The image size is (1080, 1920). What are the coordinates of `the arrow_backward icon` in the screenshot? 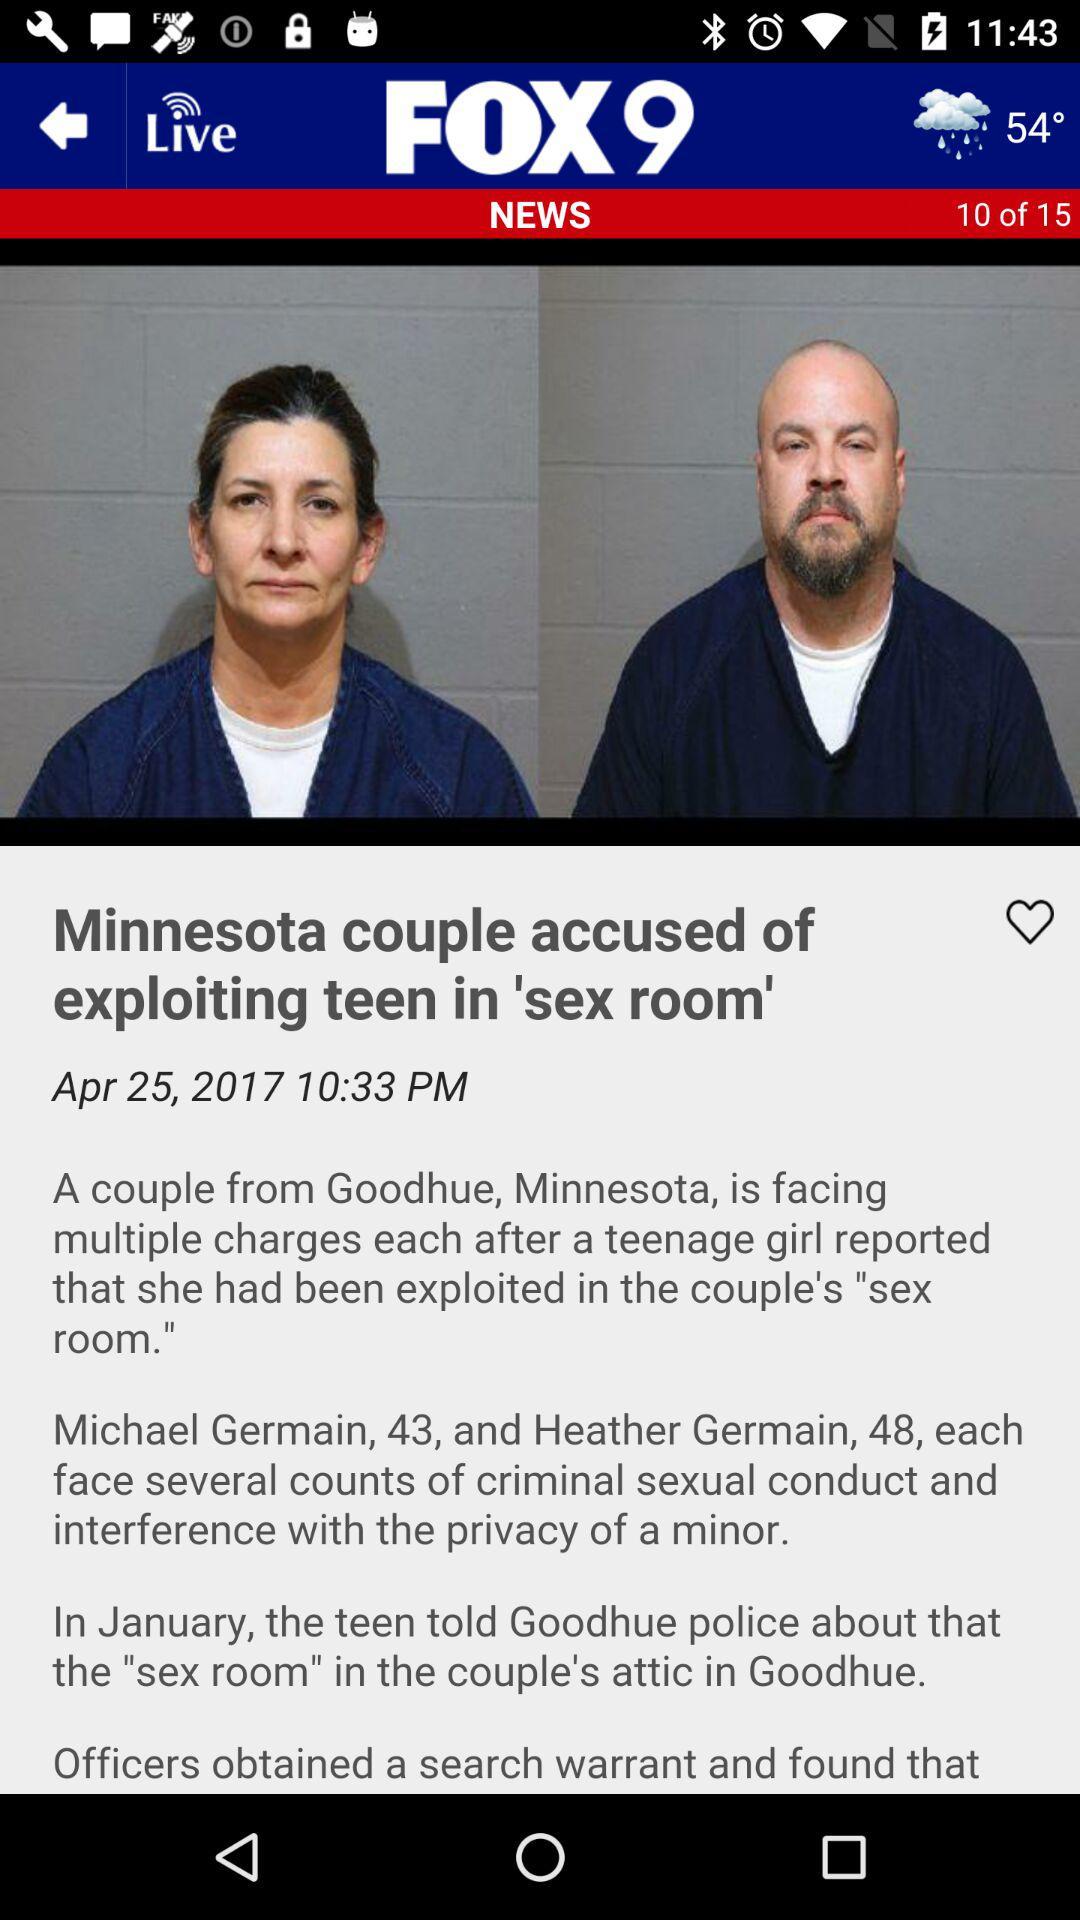 It's located at (61, 124).